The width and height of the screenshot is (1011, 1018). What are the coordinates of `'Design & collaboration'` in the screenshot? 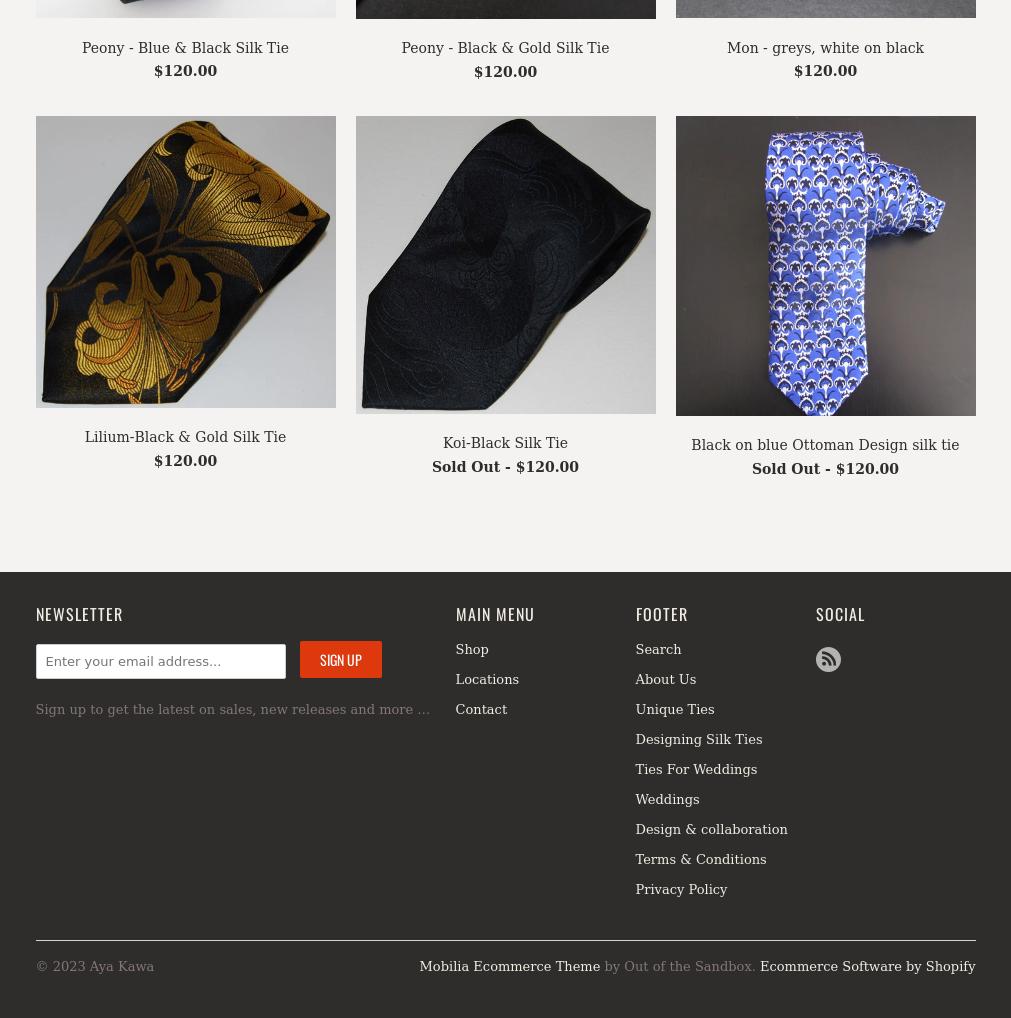 It's located at (710, 827).